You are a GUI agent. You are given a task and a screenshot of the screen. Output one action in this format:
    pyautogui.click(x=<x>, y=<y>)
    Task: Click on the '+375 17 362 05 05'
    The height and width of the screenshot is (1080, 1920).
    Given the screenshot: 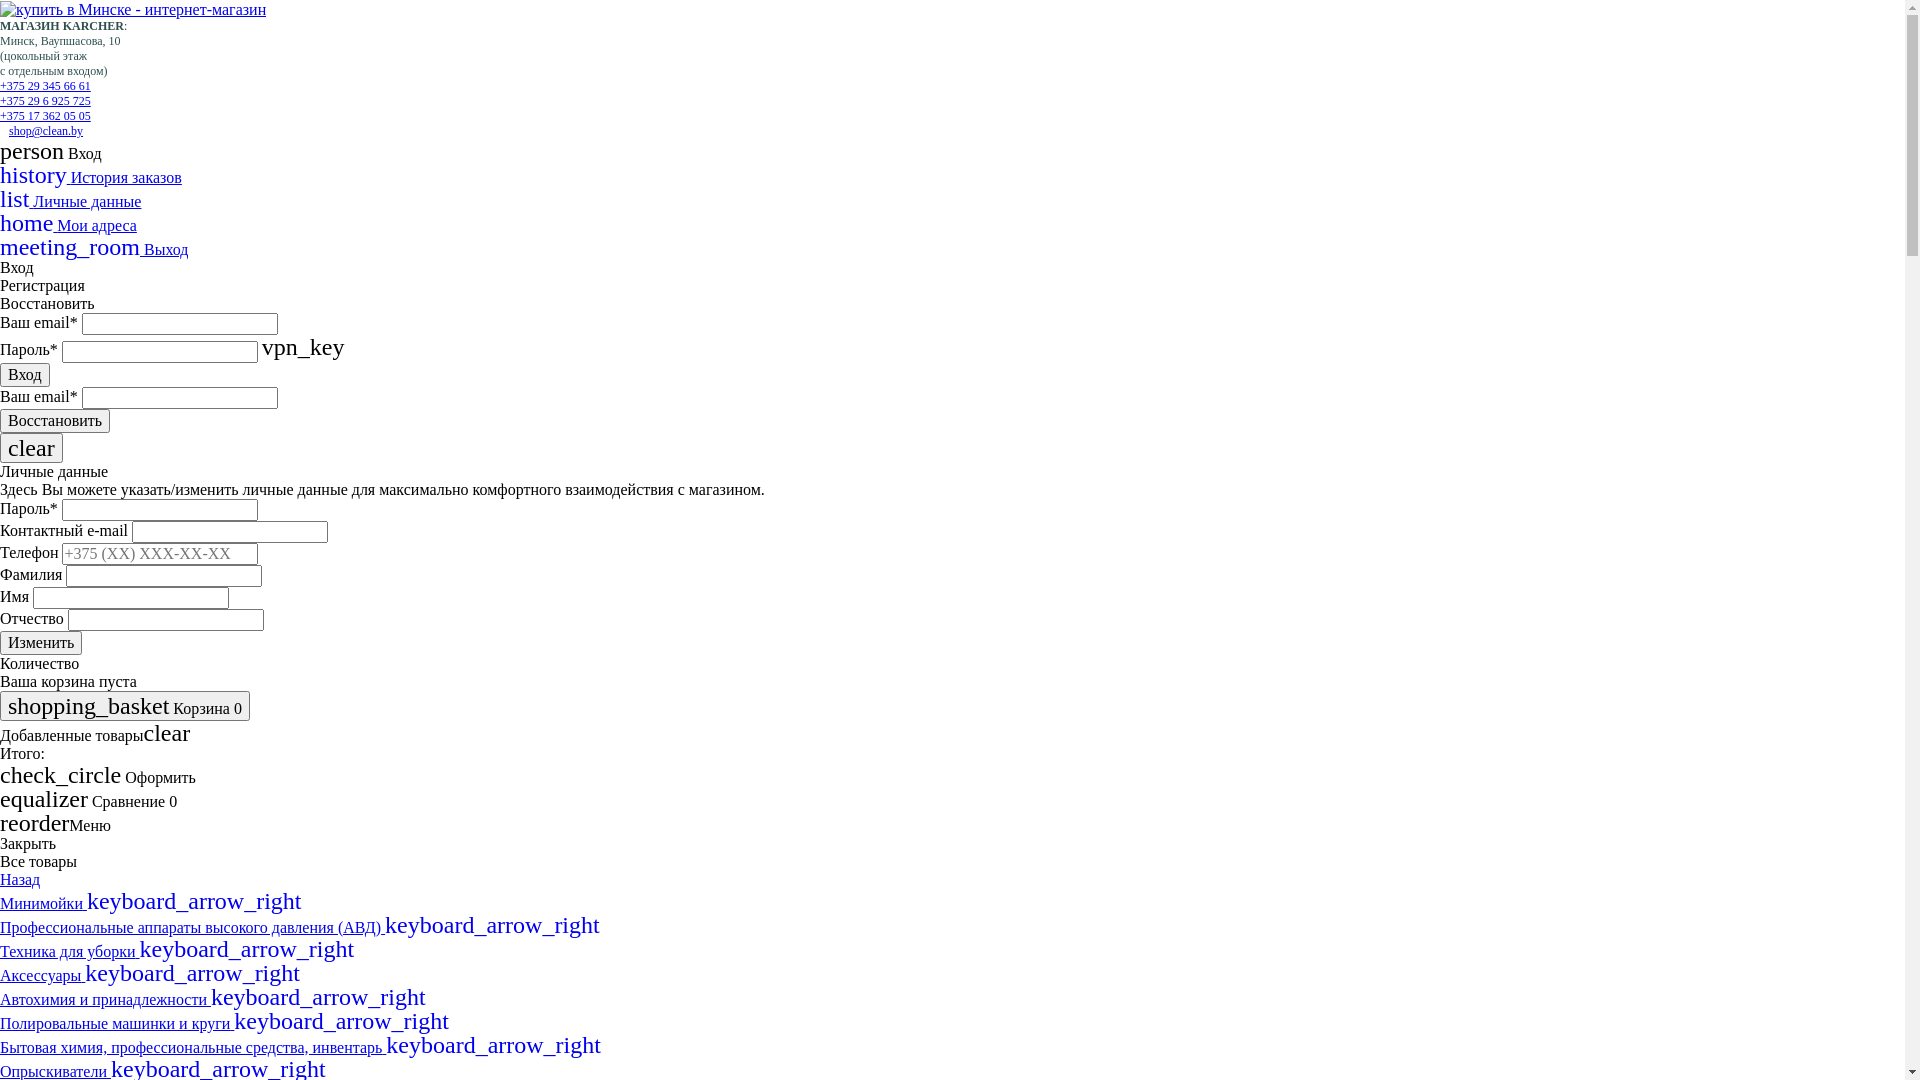 What is the action you would take?
    pyautogui.click(x=45, y=115)
    